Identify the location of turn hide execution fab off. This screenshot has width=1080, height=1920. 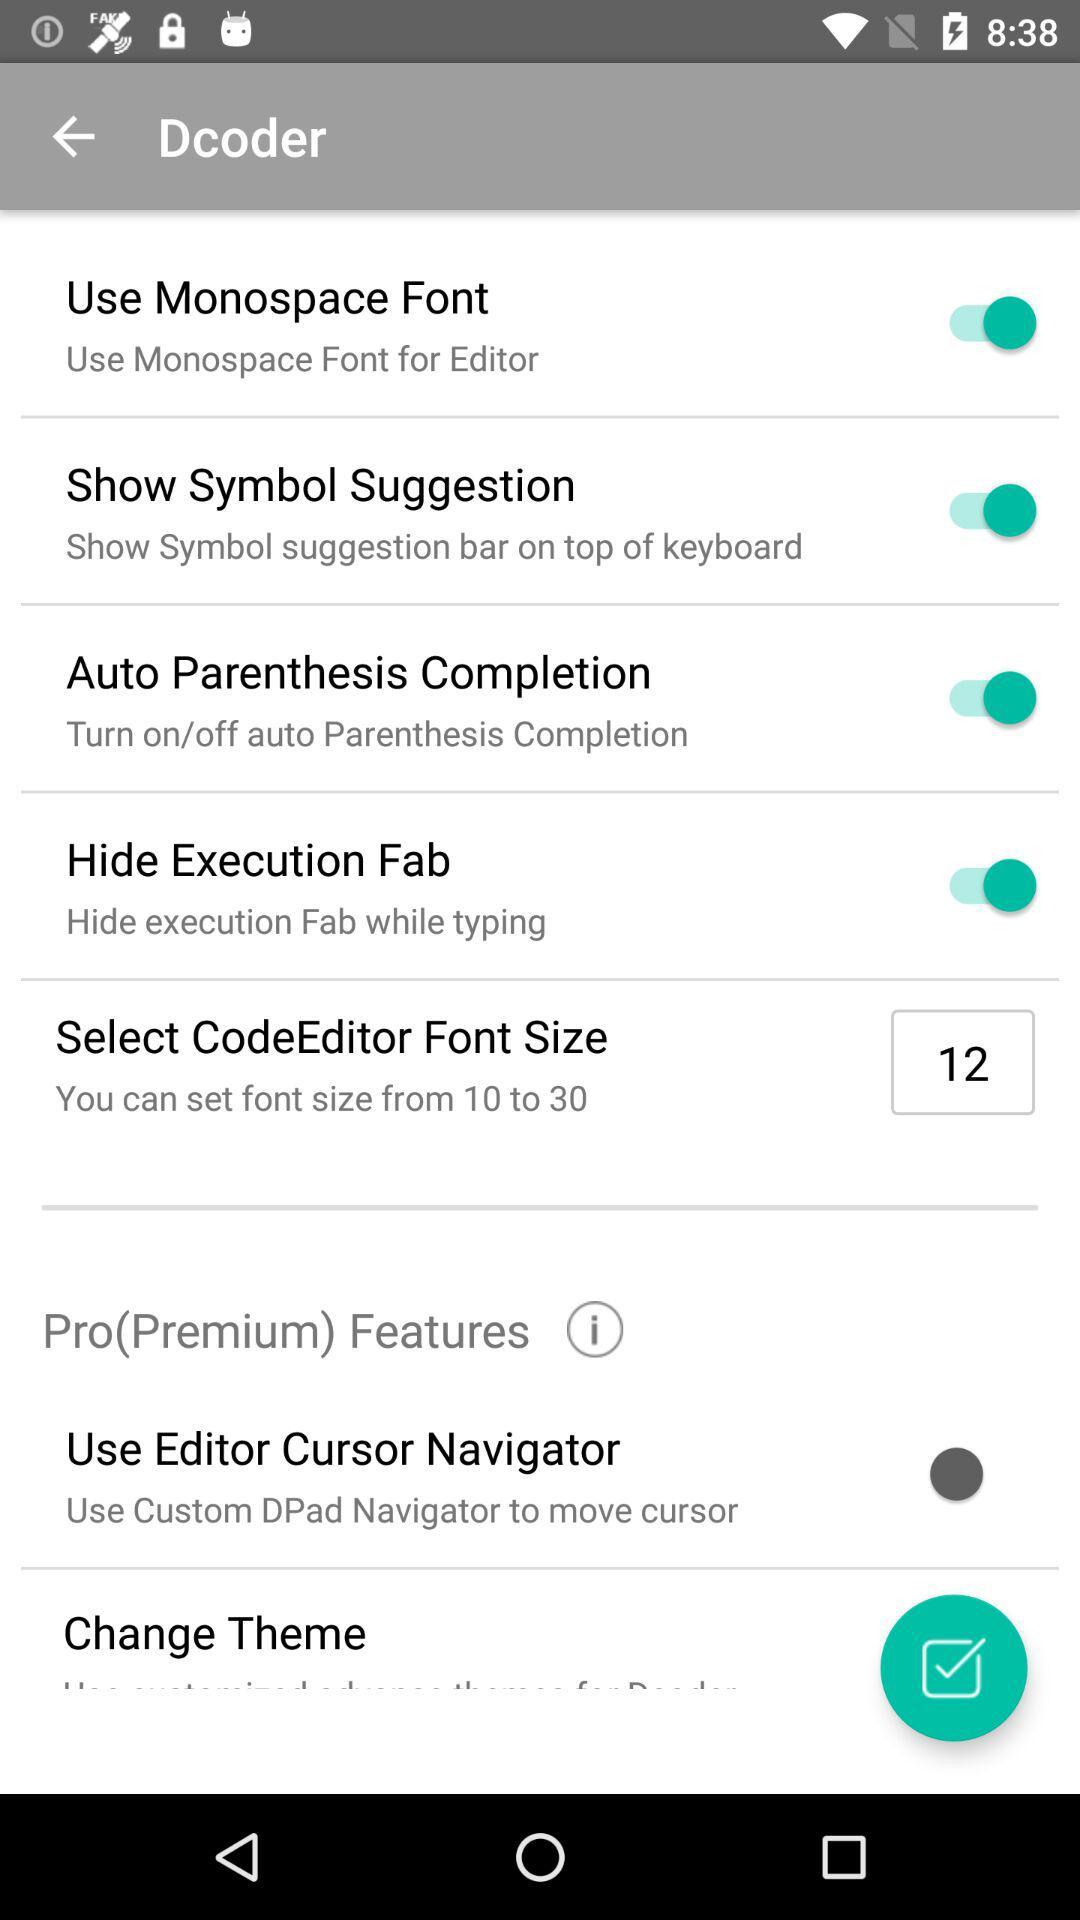
(968, 884).